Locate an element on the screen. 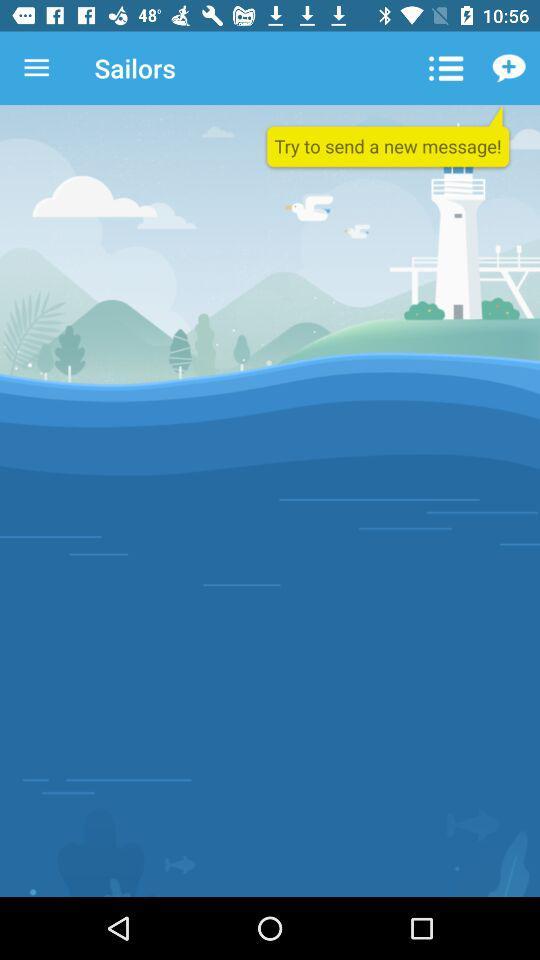 This screenshot has width=540, height=960. the icon to the right of sailors is located at coordinates (445, 68).